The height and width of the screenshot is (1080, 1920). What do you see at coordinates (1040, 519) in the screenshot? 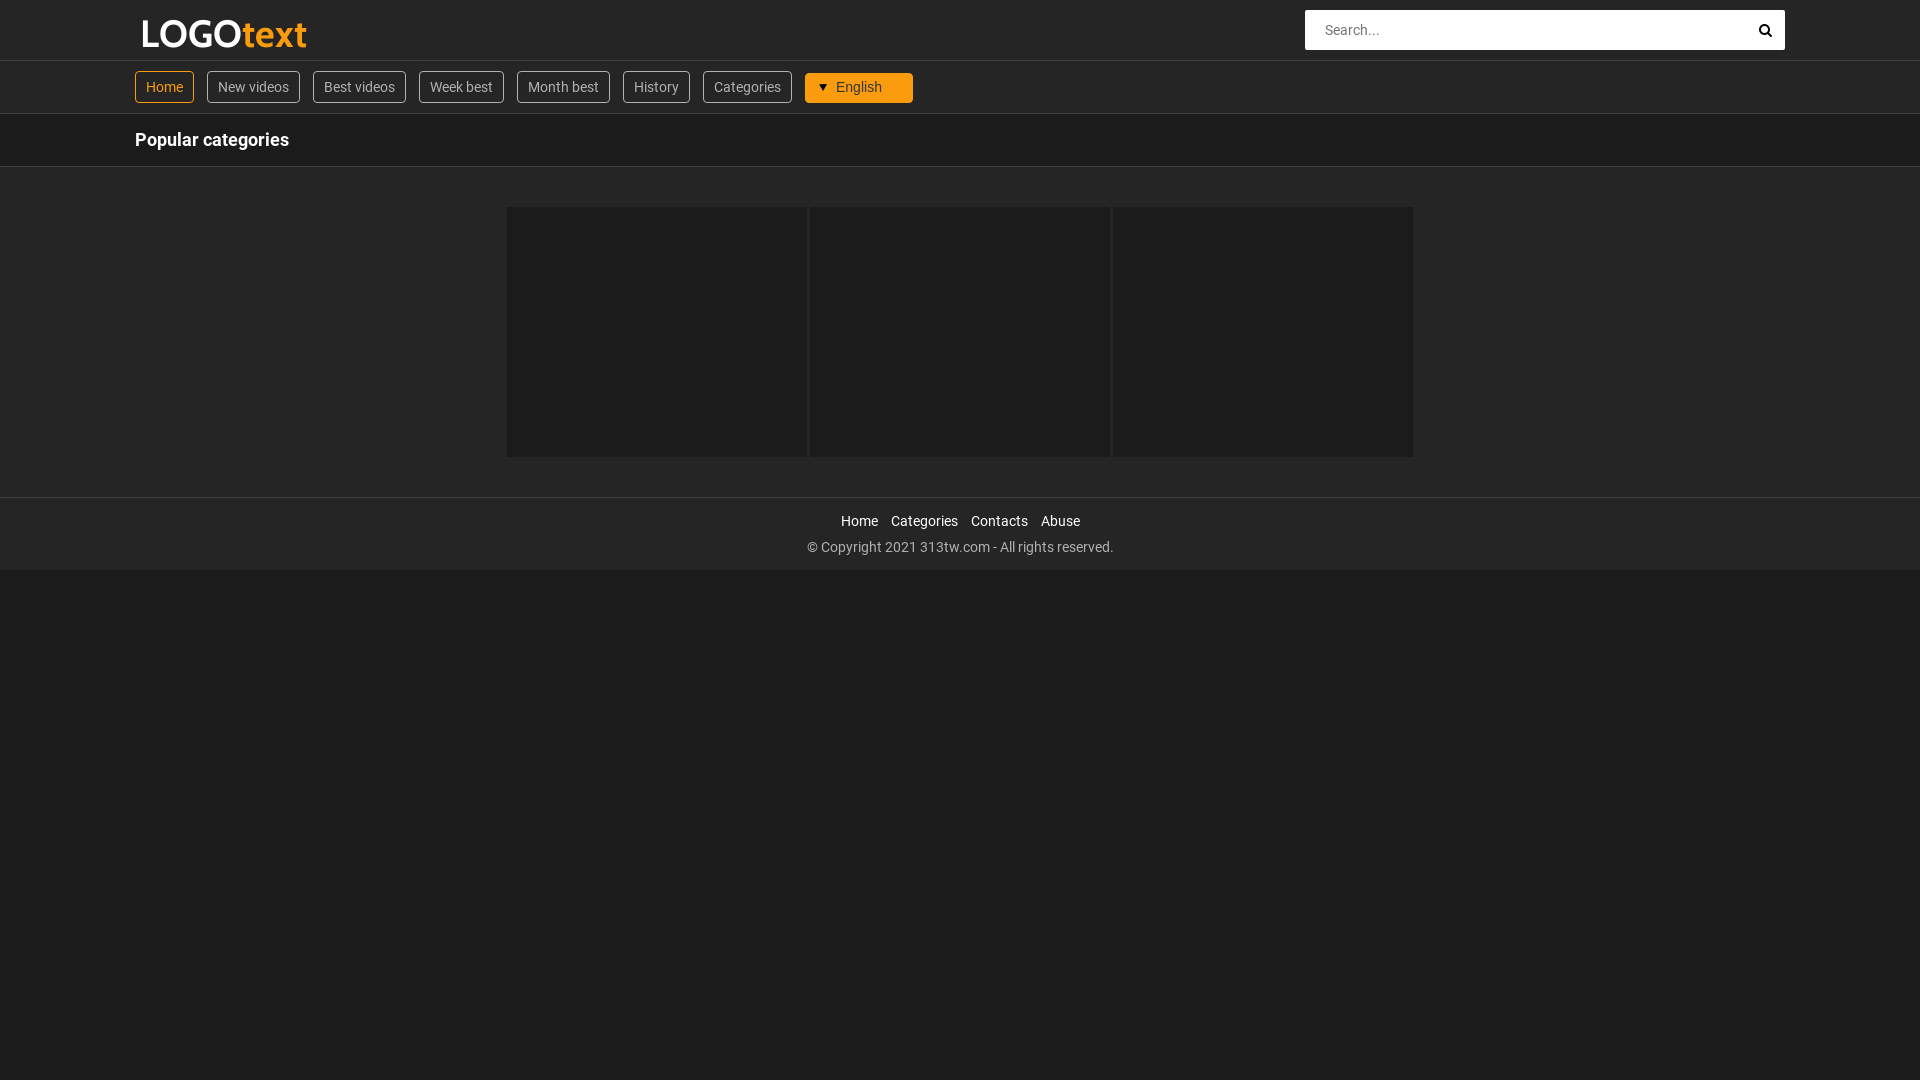
I see `'Abuse'` at bounding box center [1040, 519].